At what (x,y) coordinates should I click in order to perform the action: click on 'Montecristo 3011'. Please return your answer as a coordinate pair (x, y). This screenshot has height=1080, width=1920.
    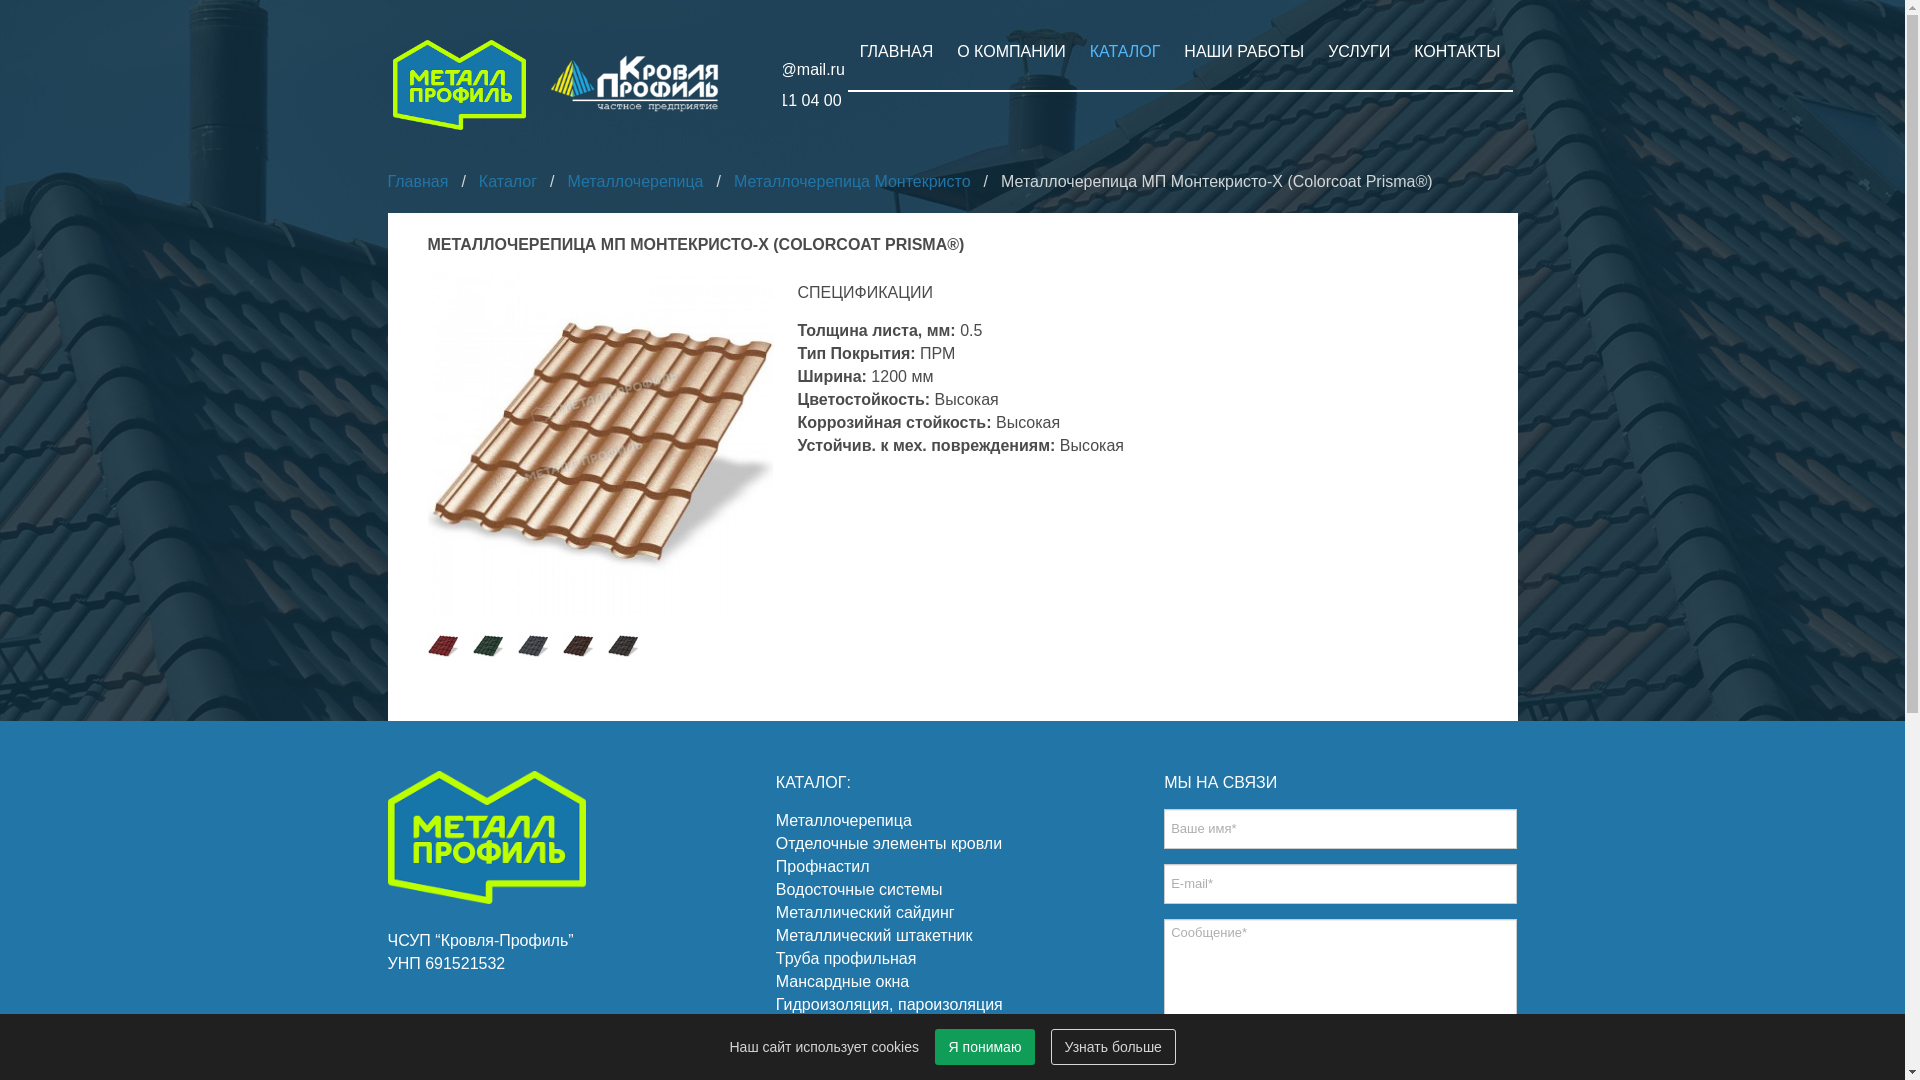
    Looking at the image, I should click on (441, 645).